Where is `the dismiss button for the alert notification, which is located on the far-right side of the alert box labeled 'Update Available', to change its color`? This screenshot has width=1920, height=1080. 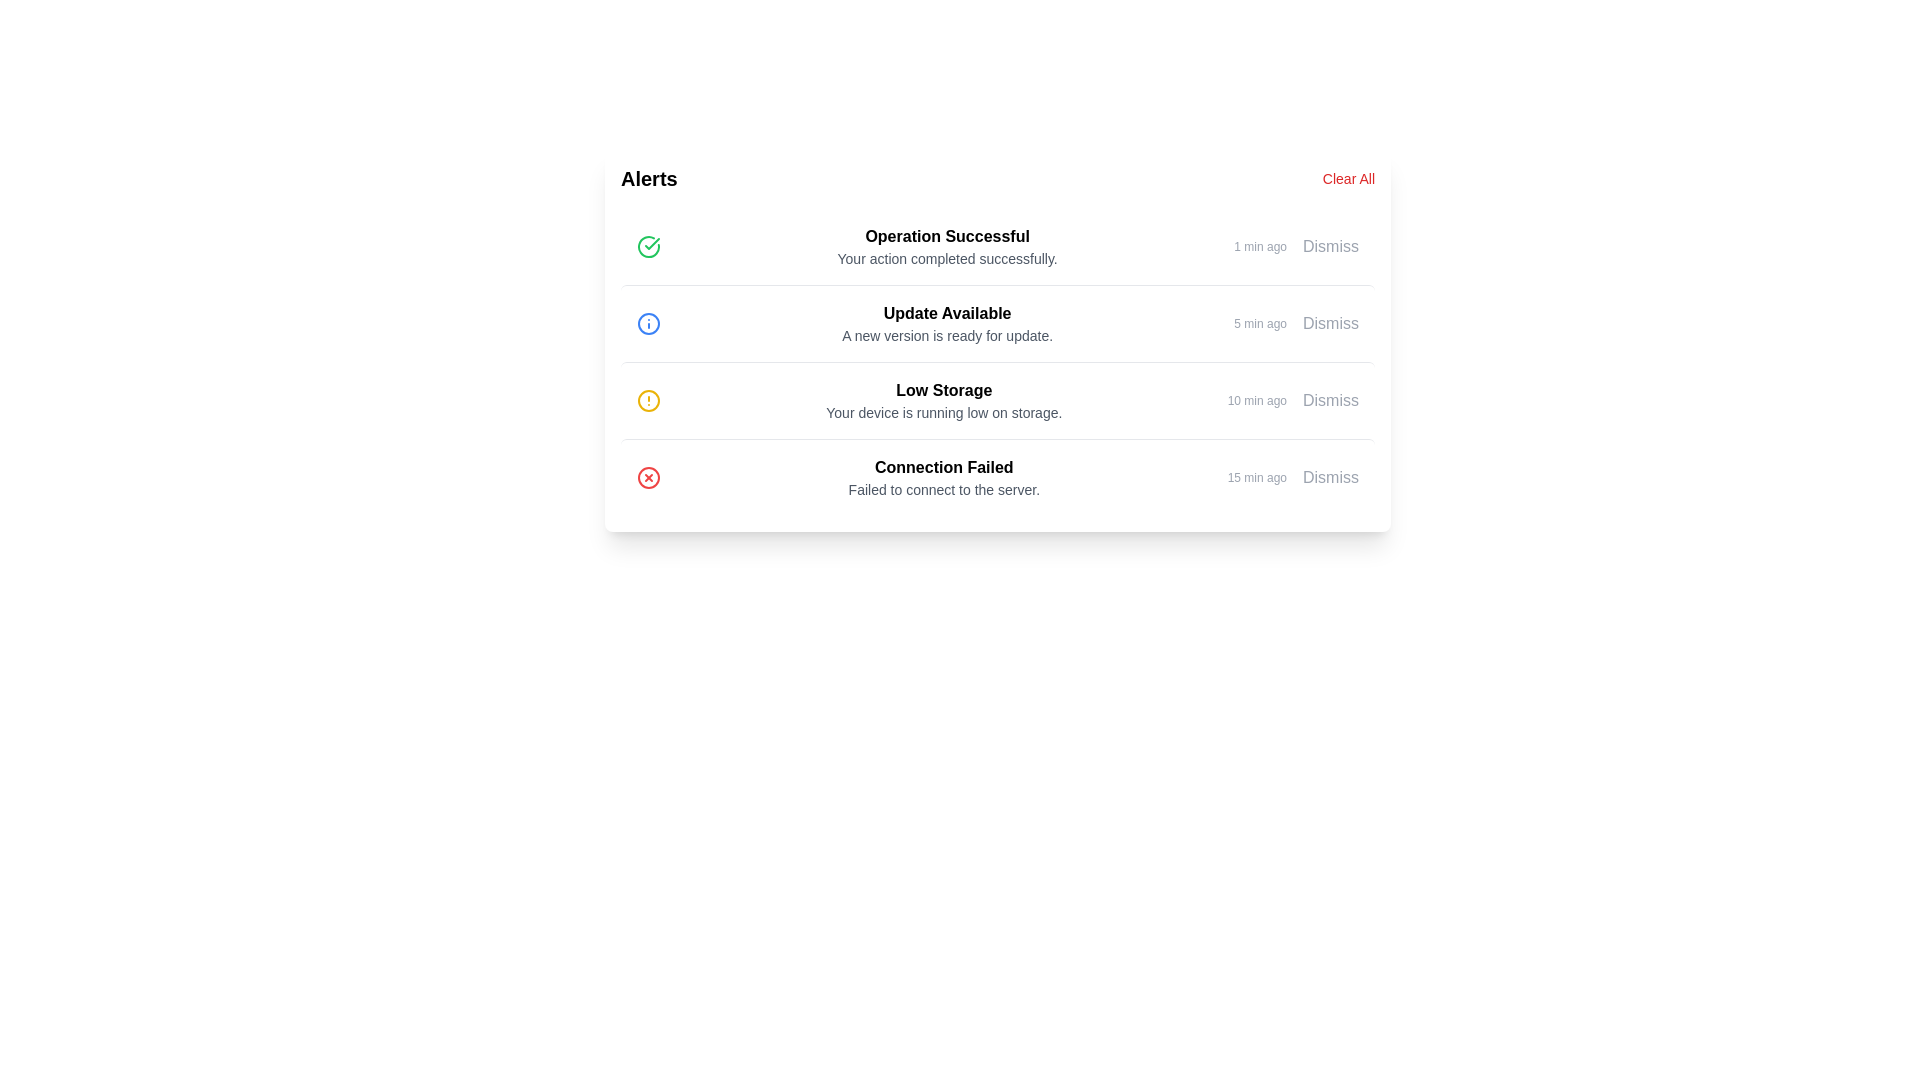
the dismiss button for the alert notification, which is located on the far-right side of the alert box labeled 'Update Available', to change its color is located at coordinates (1330, 323).